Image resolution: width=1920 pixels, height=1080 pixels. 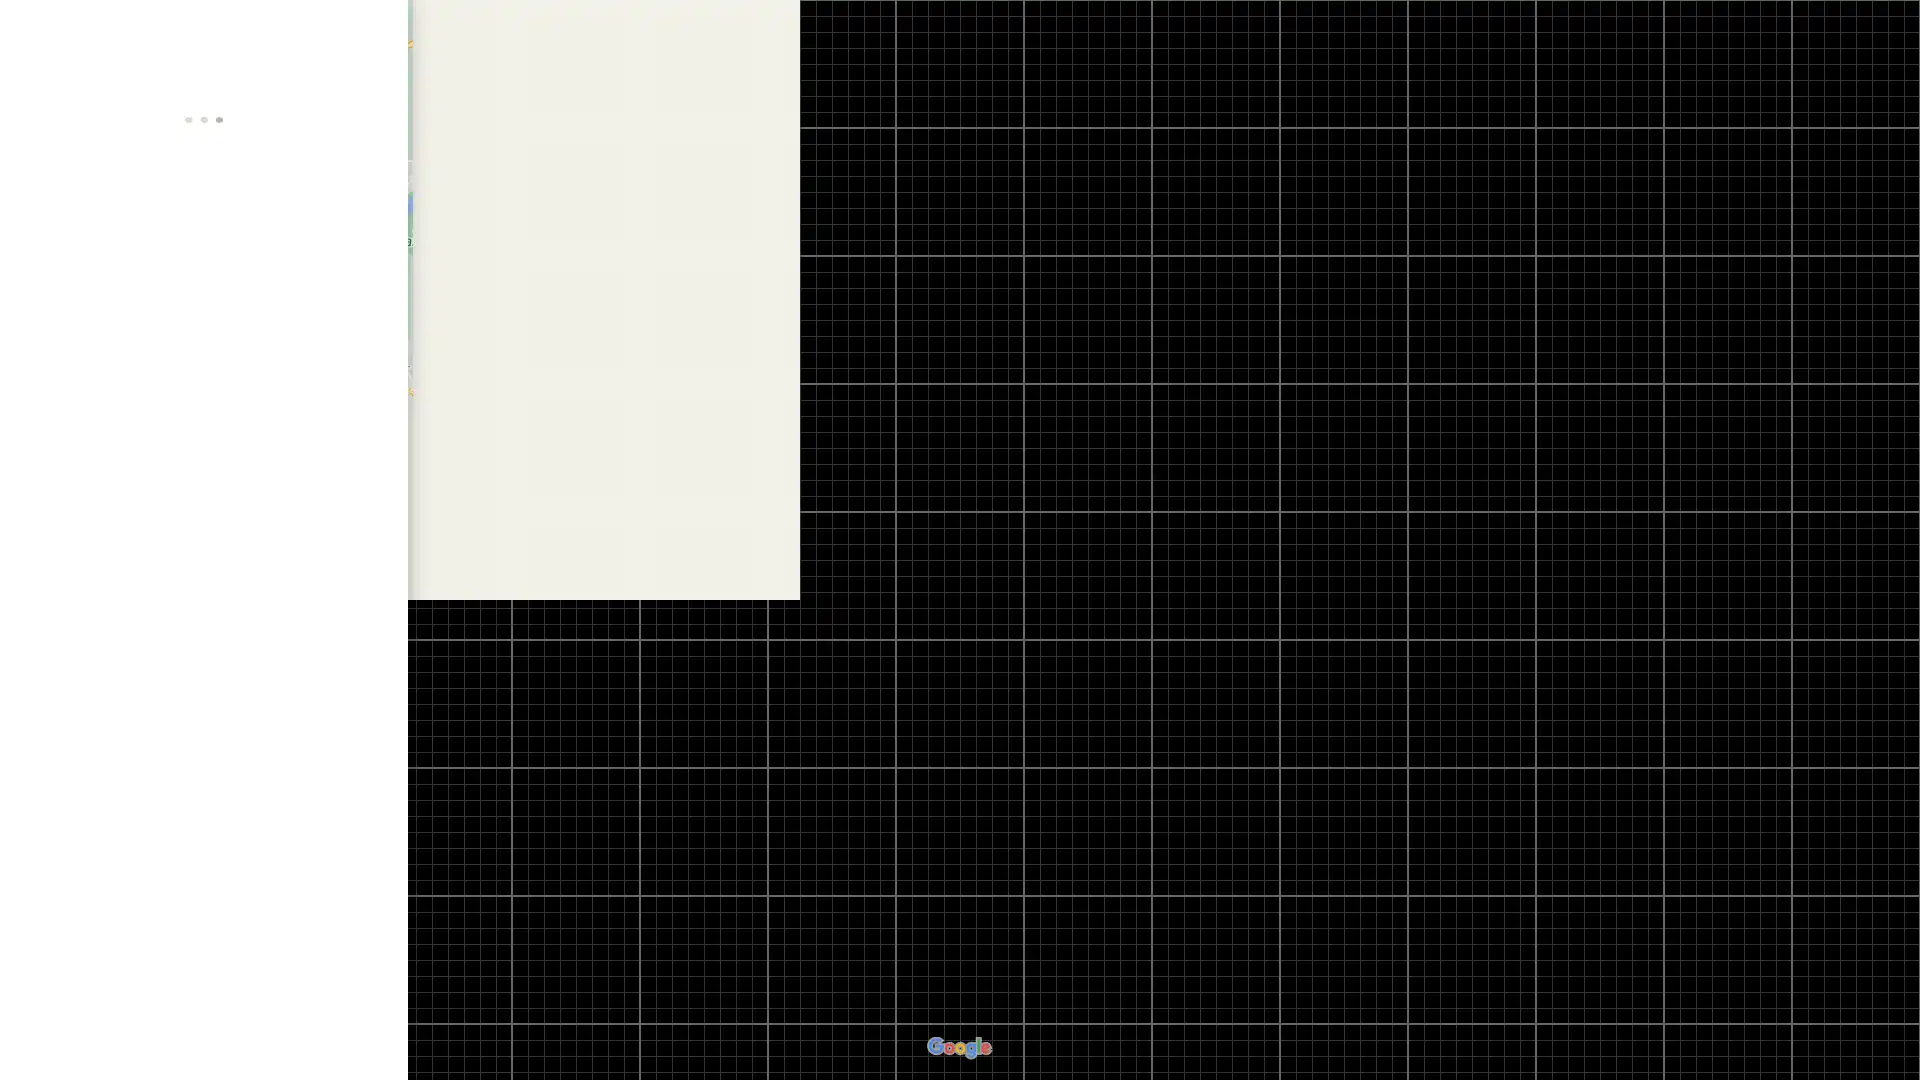 What do you see at coordinates (317, 31) in the screenshot?
I see `Search` at bounding box center [317, 31].